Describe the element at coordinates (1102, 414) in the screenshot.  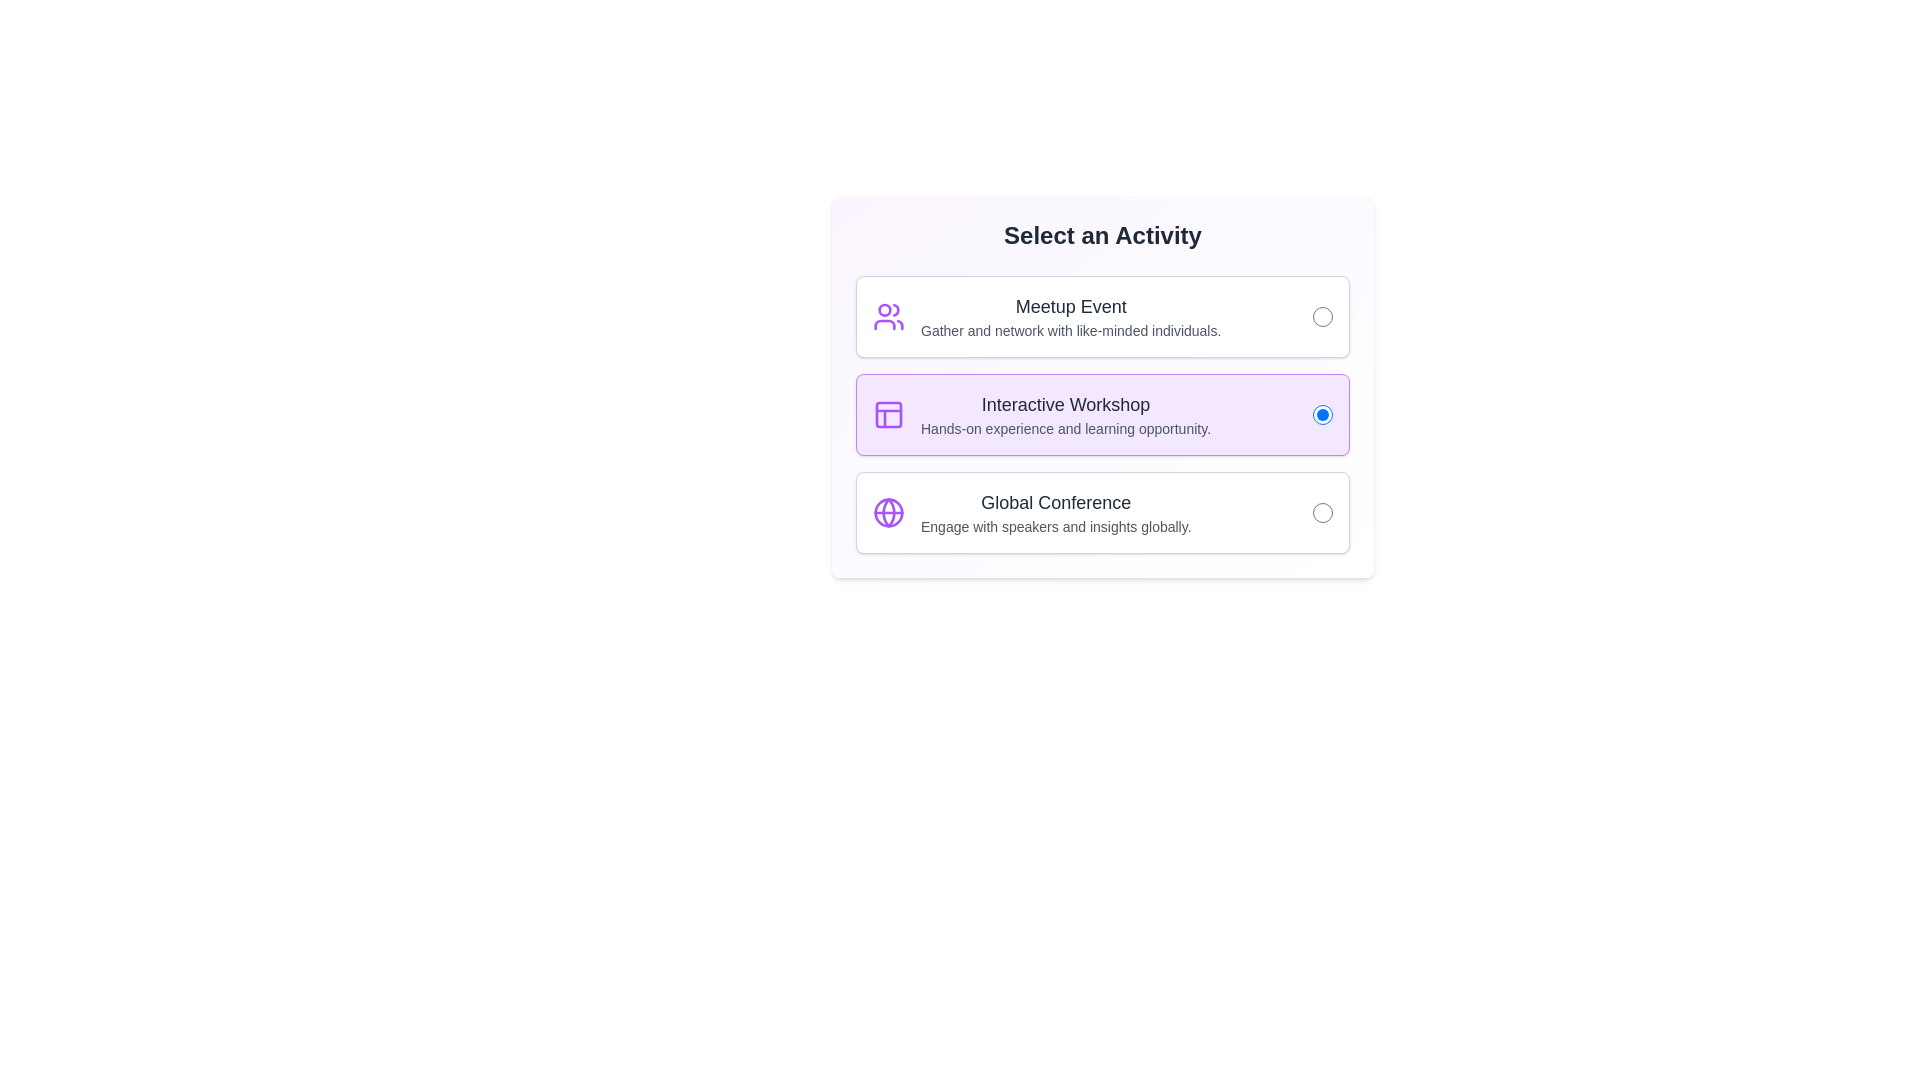
I see `the selectable list item titled 'Interactive Workshop' with a radio button` at that location.